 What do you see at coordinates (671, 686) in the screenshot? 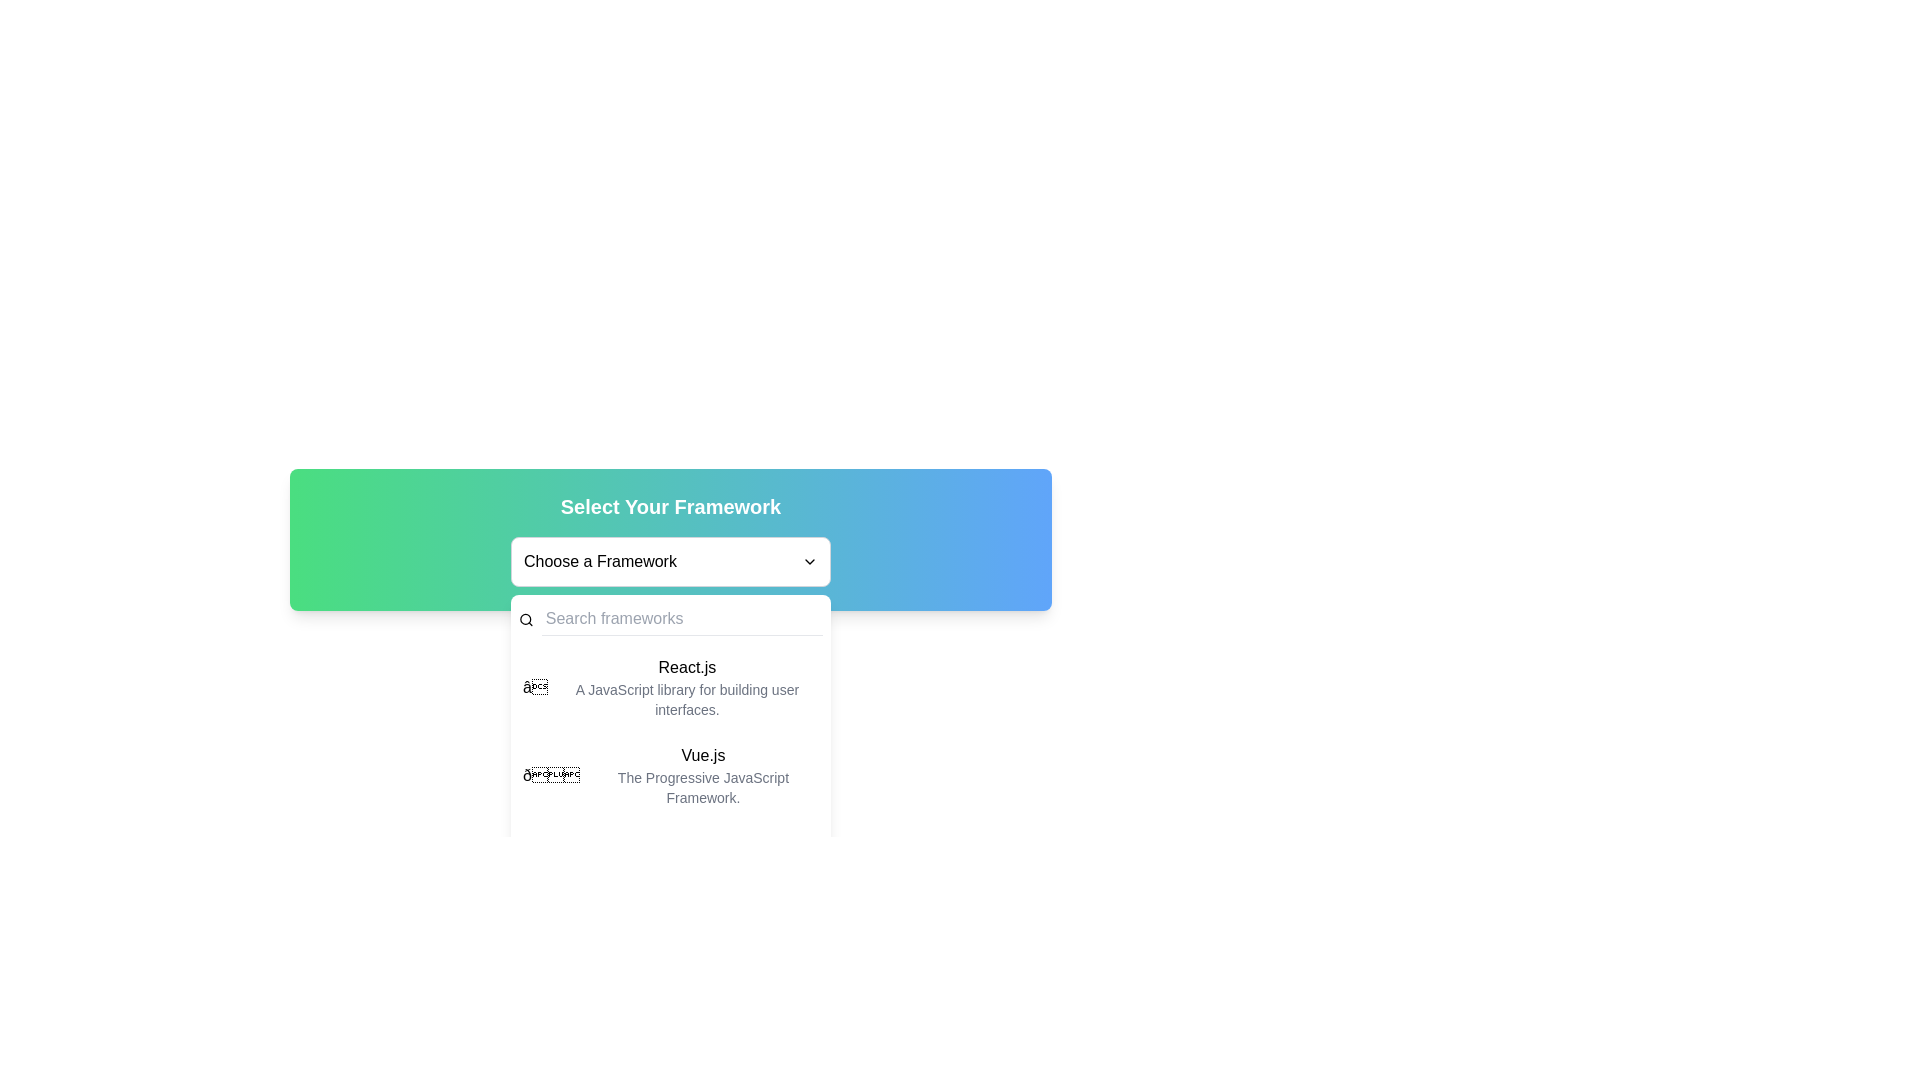
I see `the first list item under 'Choose a Framework' which has the bold title 'React.js' and a description 'A JavaScript library for building user interfaces.'` at bounding box center [671, 686].